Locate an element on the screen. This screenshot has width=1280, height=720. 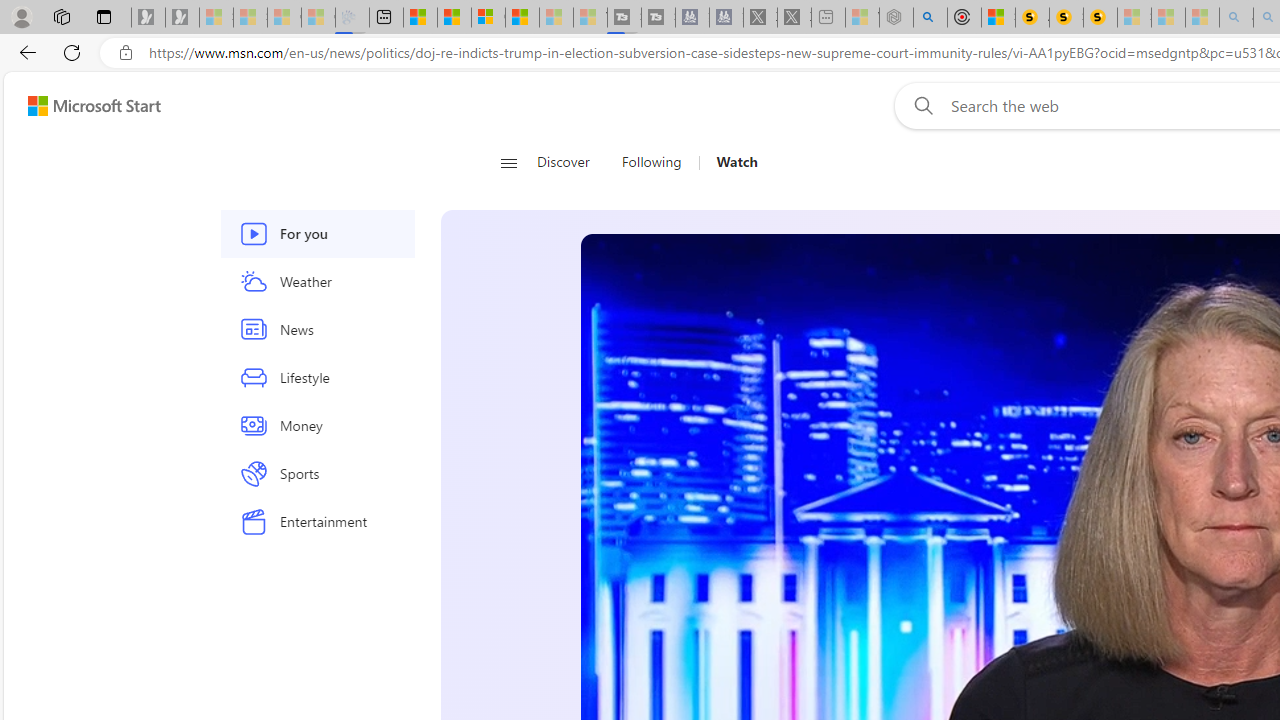
'Nordace - Summer Adventures 2024 - Sleeping' is located at coordinates (895, 17).